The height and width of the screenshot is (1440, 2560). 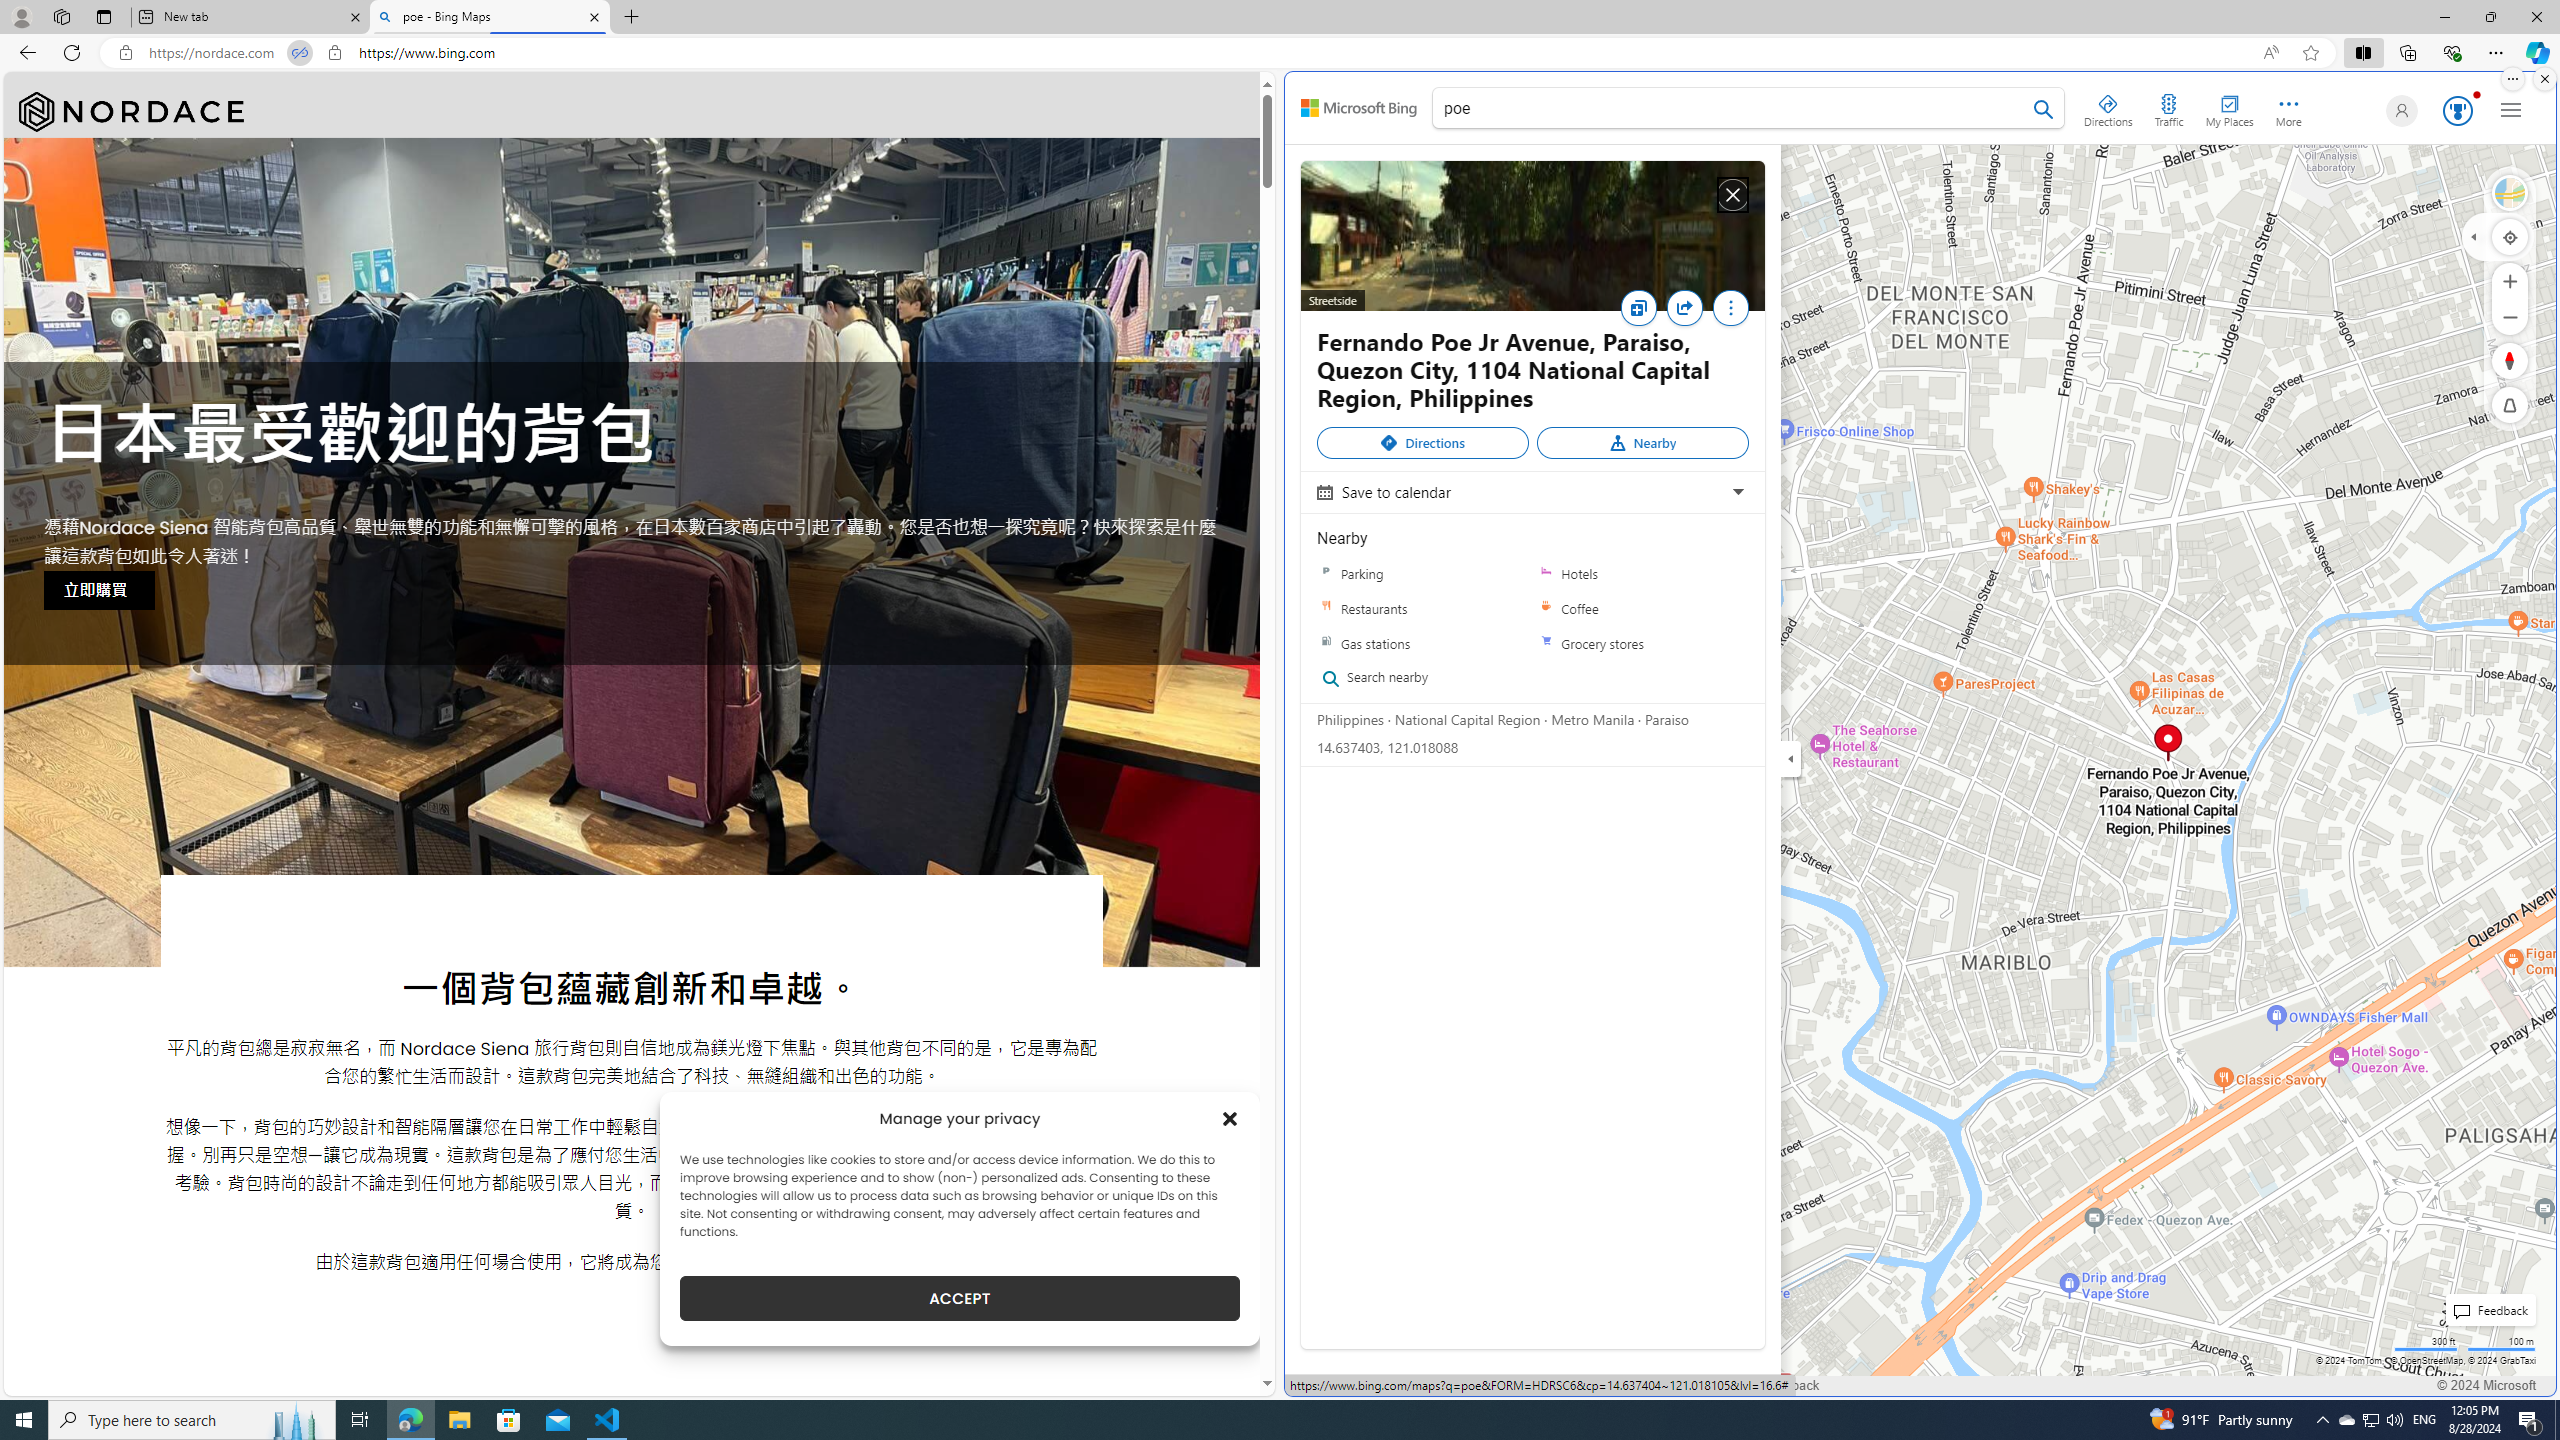 I want to click on 'poe', so click(x=1748, y=111).